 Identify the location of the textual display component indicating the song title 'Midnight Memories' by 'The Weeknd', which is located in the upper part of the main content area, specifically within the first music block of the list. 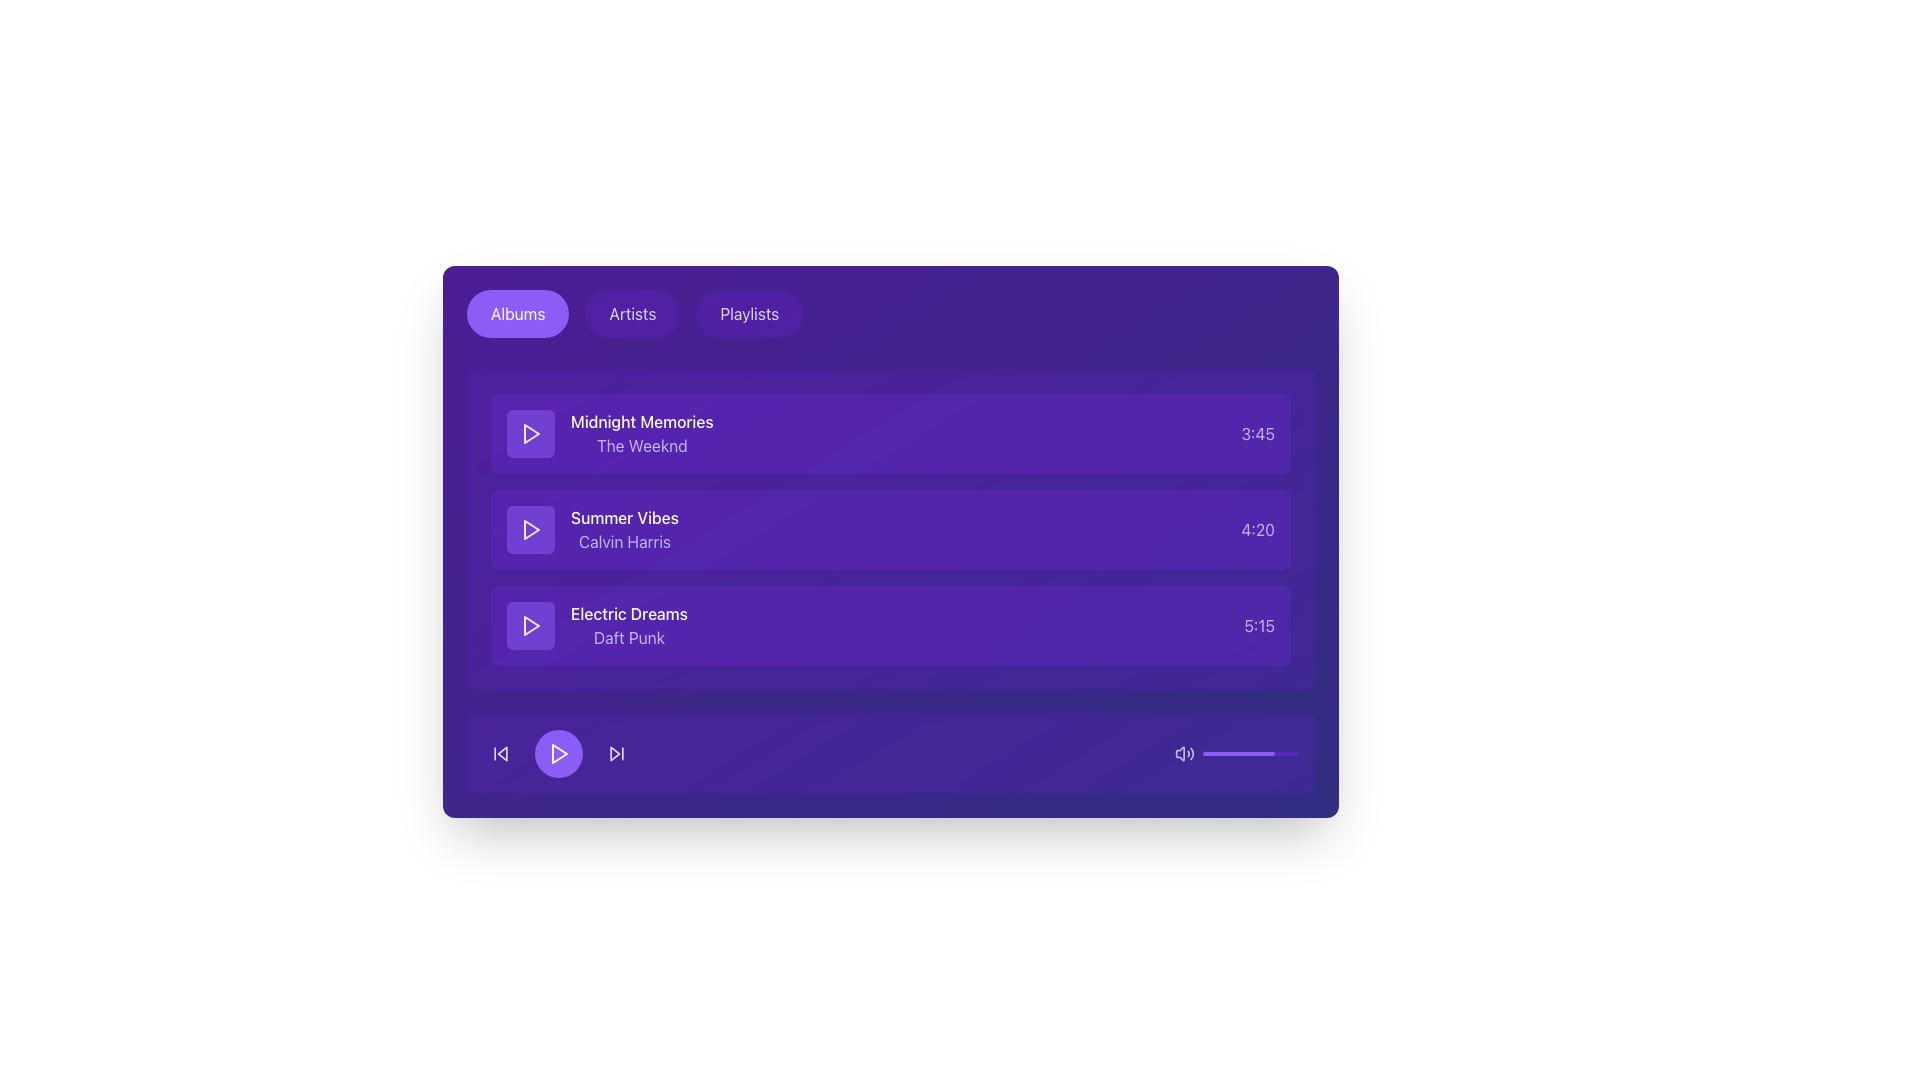
(609, 433).